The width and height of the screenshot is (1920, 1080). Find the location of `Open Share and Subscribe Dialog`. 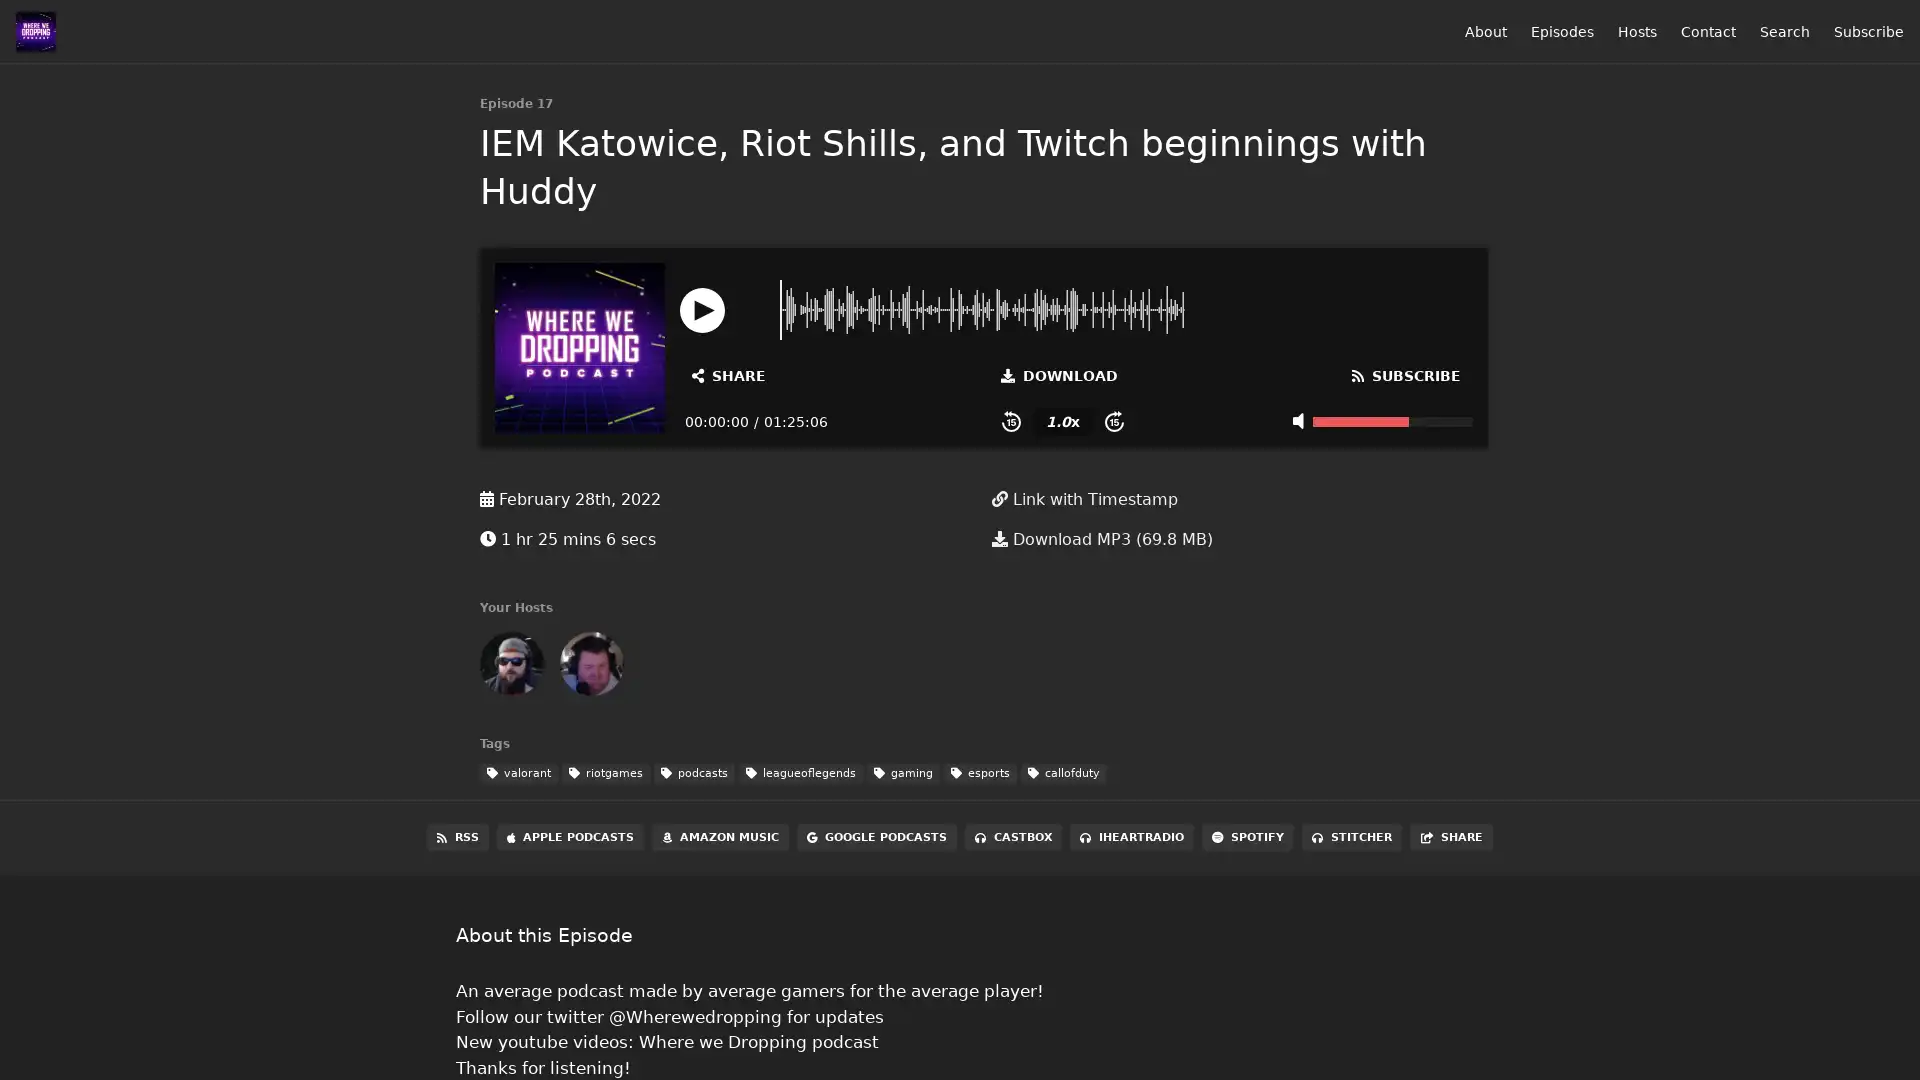

Open Share and Subscribe Dialog is located at coordinates (728, 374).